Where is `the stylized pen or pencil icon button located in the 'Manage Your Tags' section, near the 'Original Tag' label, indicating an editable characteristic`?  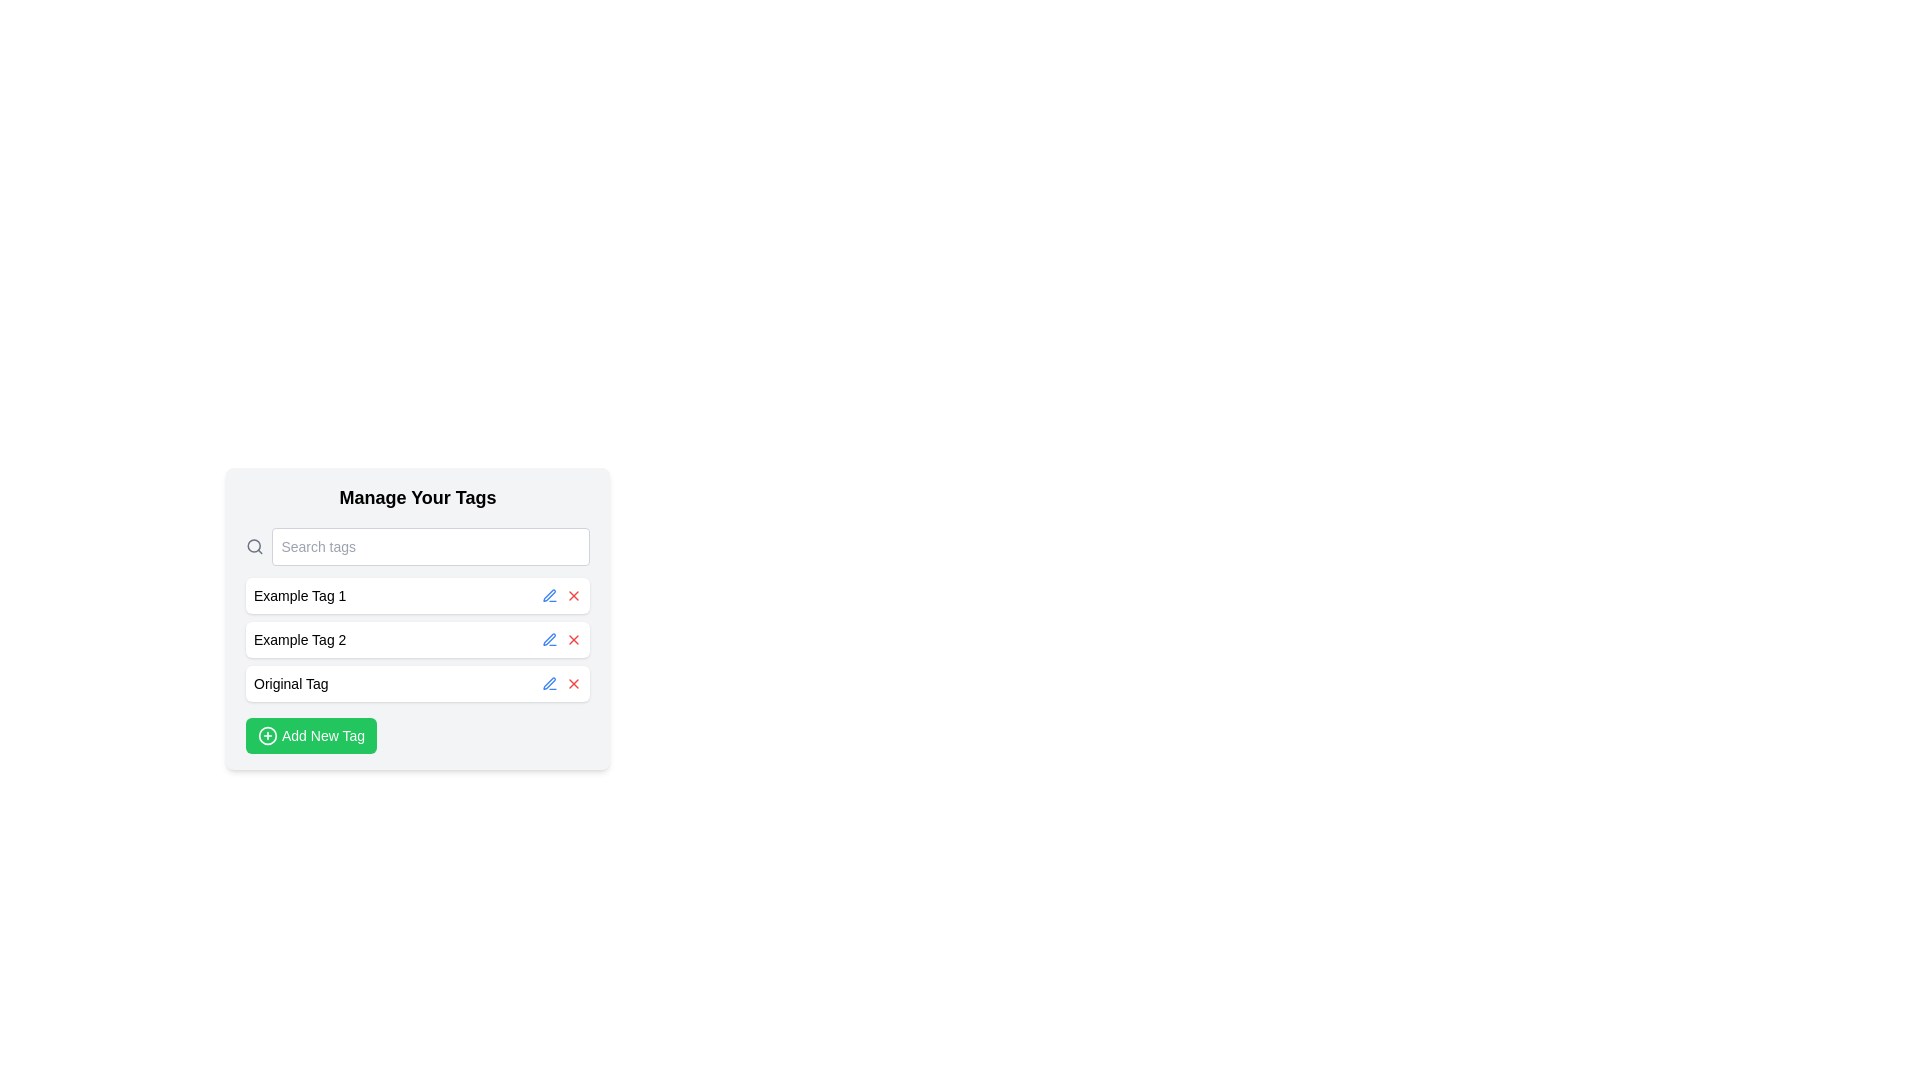
the stylized pen or pencil icon button located in the 'Manage Your Tags' section, near the 'Original Tag' label, indicating an editable characteristic is located at coordinates (549, 594).